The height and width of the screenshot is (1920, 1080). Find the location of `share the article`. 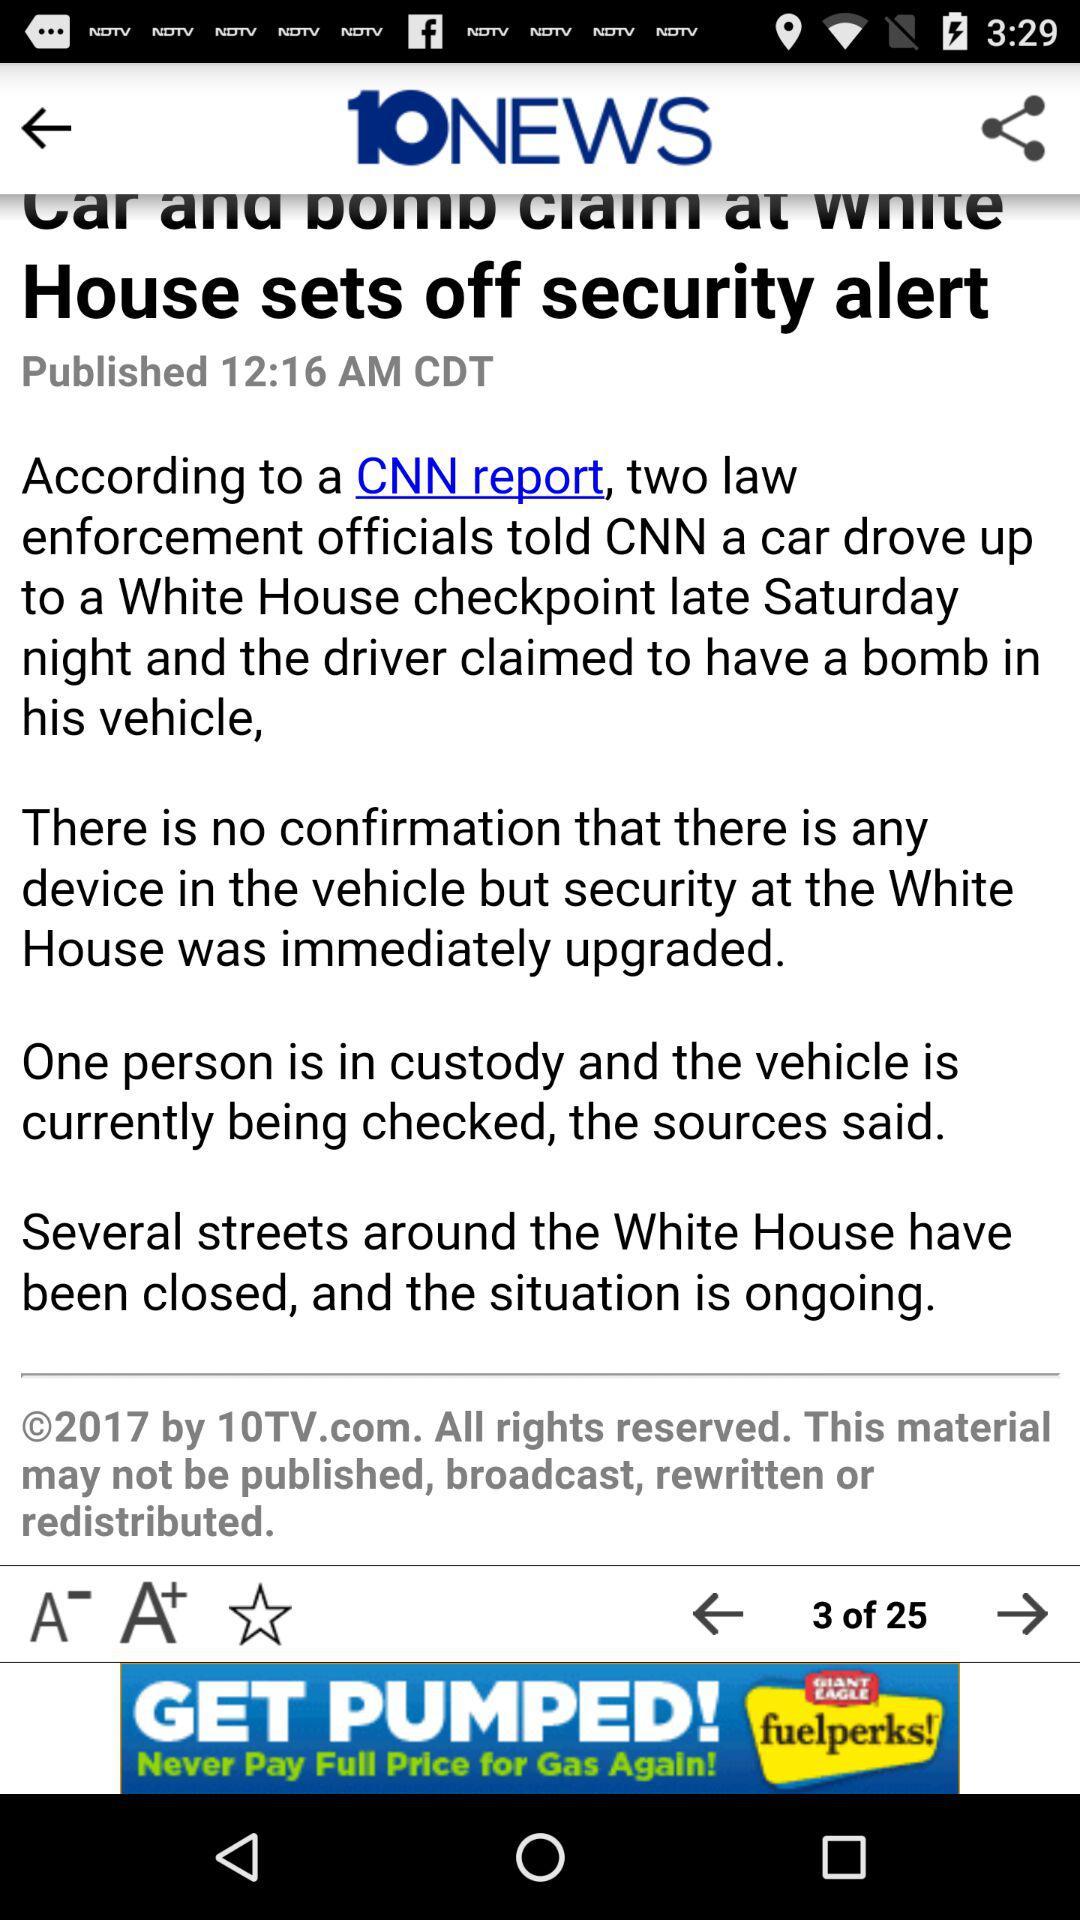

share the article is located at coordinates (1022, 1613).